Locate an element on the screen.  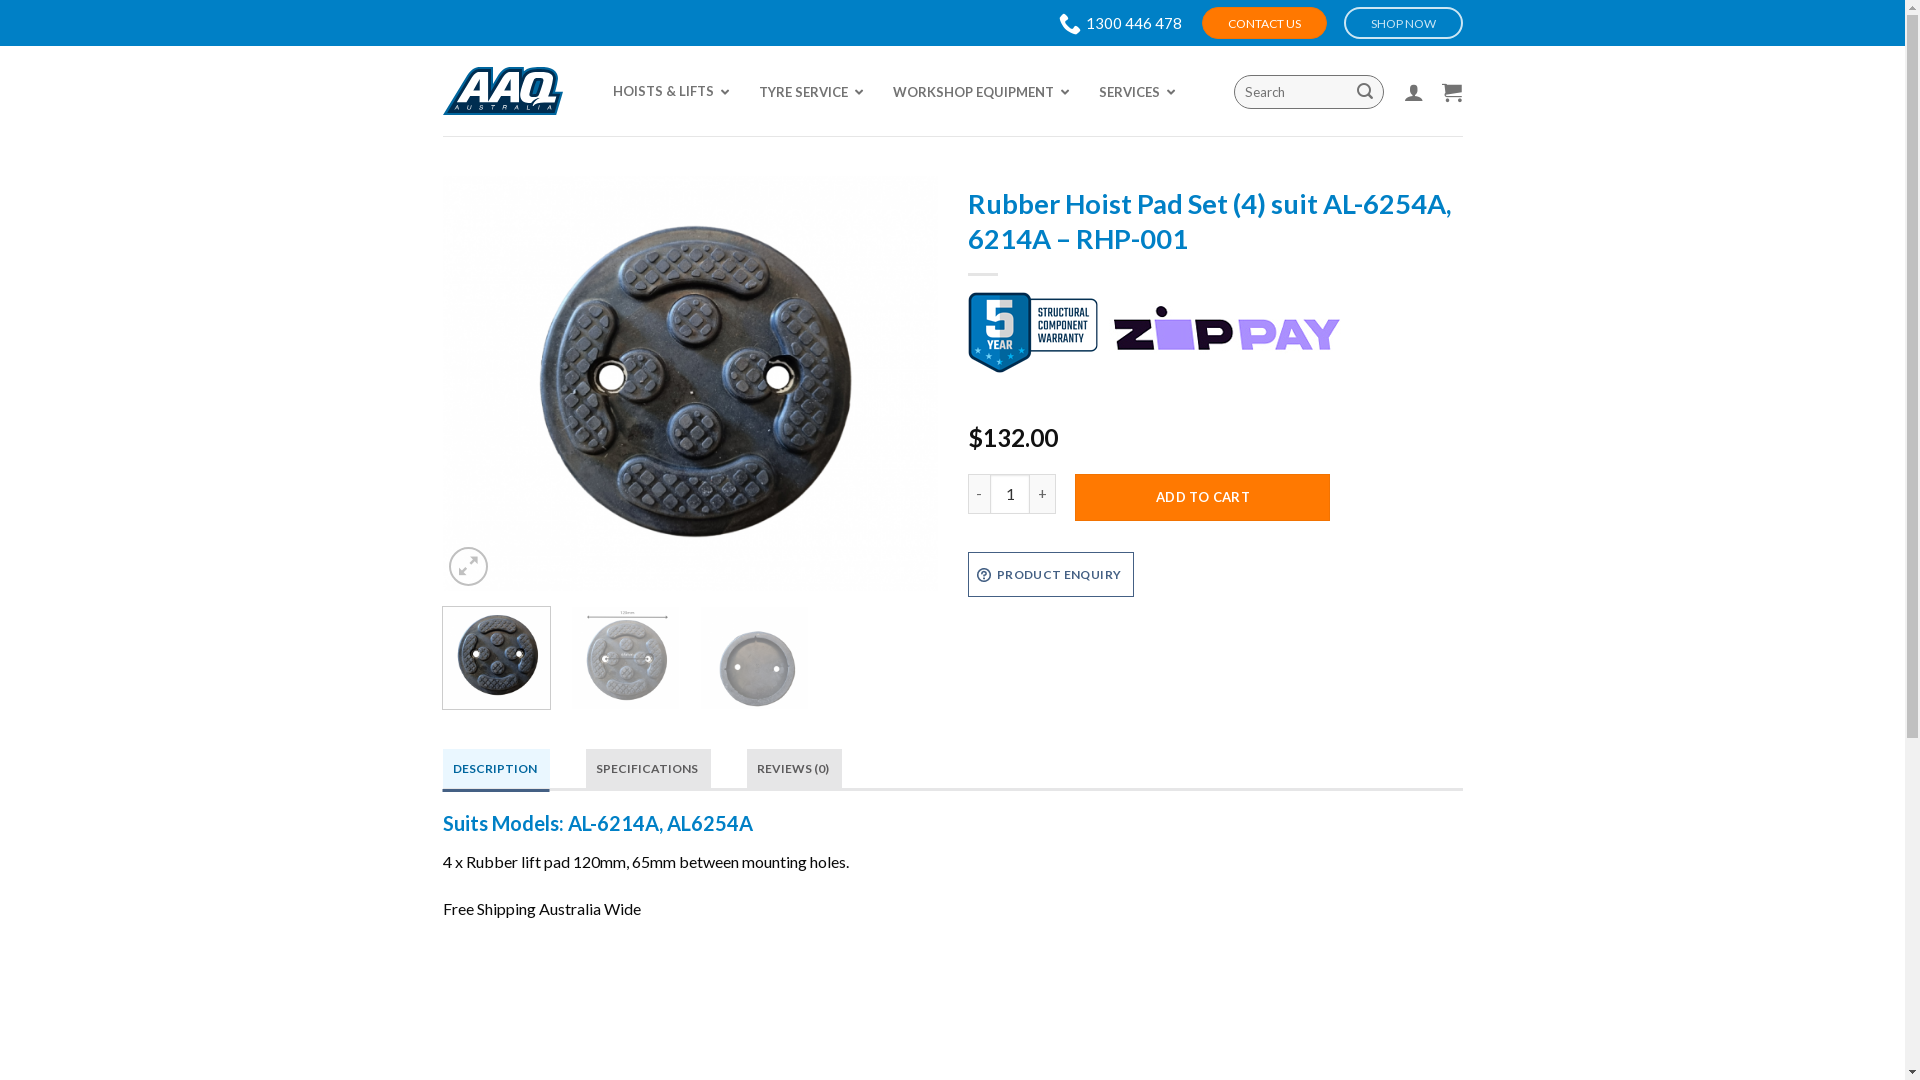
'Search' is located at coordinates (1364, 92).